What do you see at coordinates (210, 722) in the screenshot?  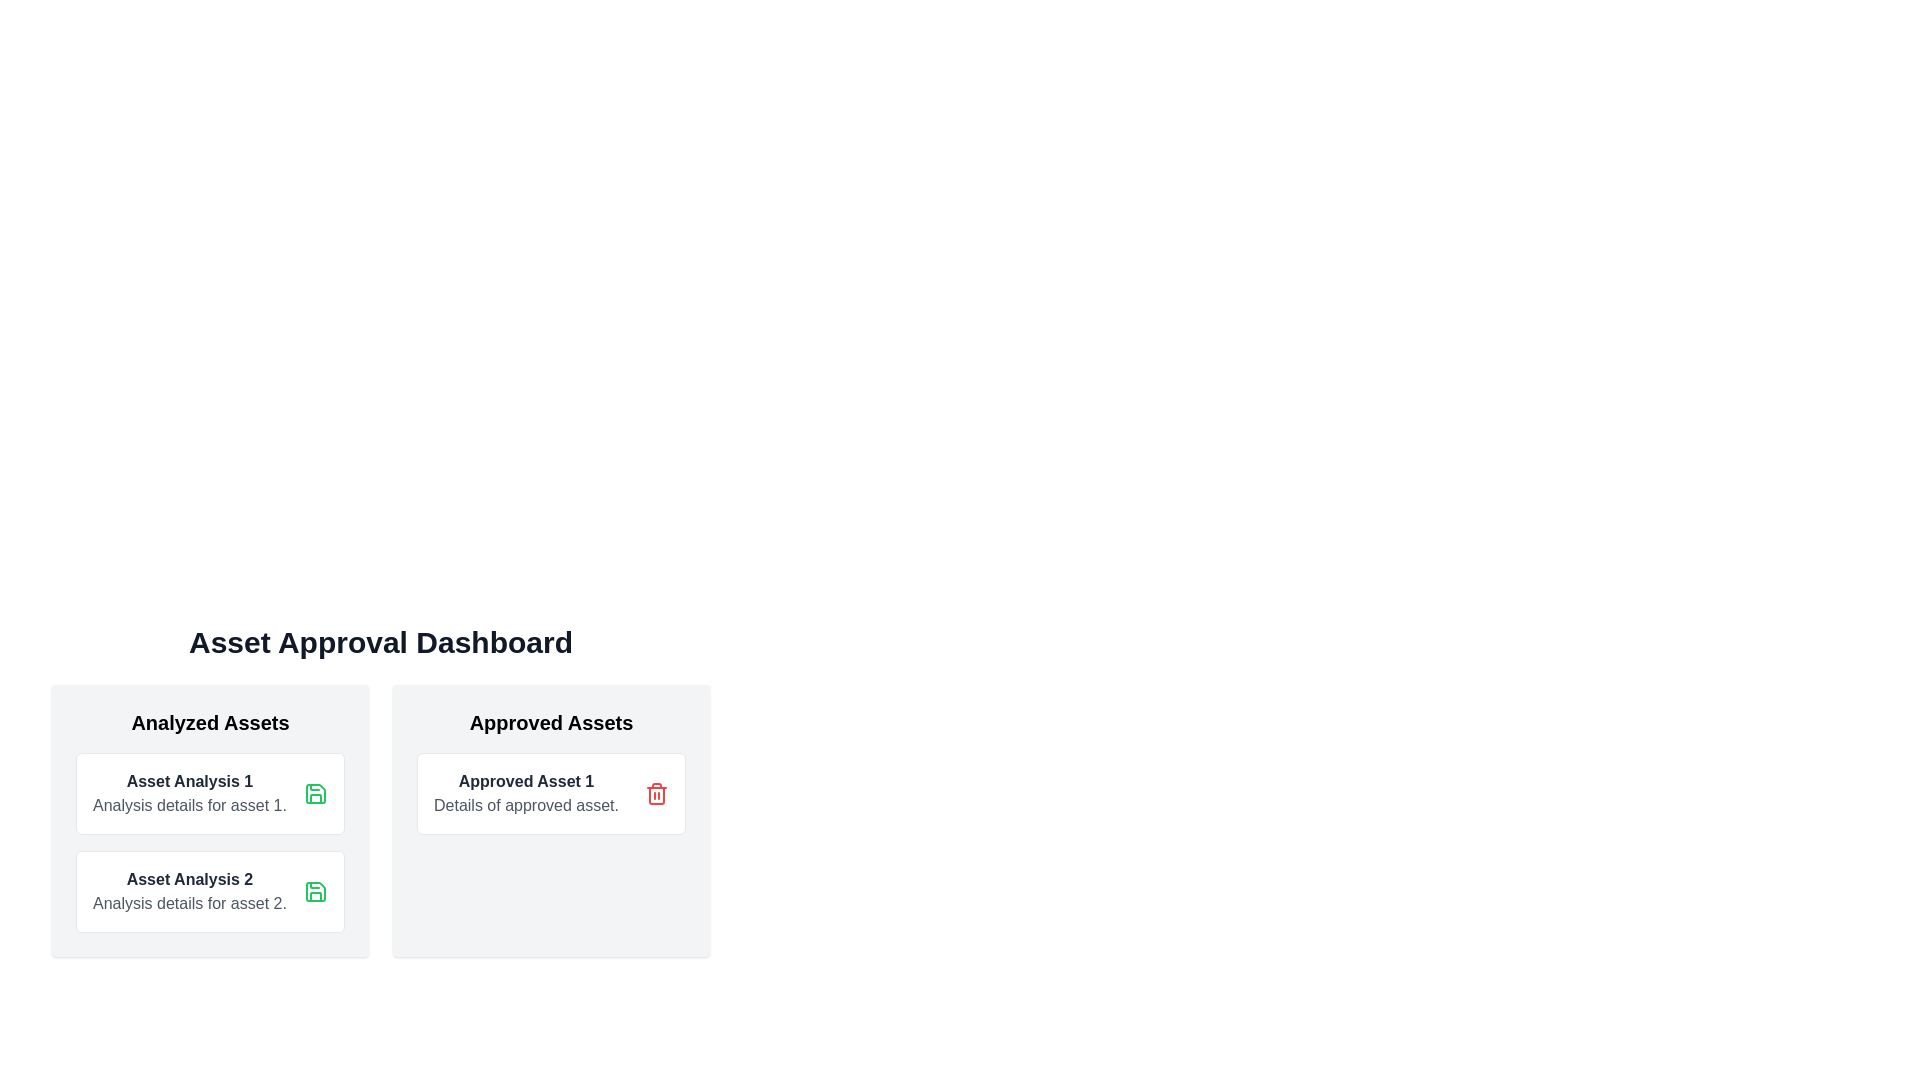 I see `displayed text from the section header Text label located at the top of the list of detailed items in the Asset Approval Dashboard` at bounding box center [210, 722].